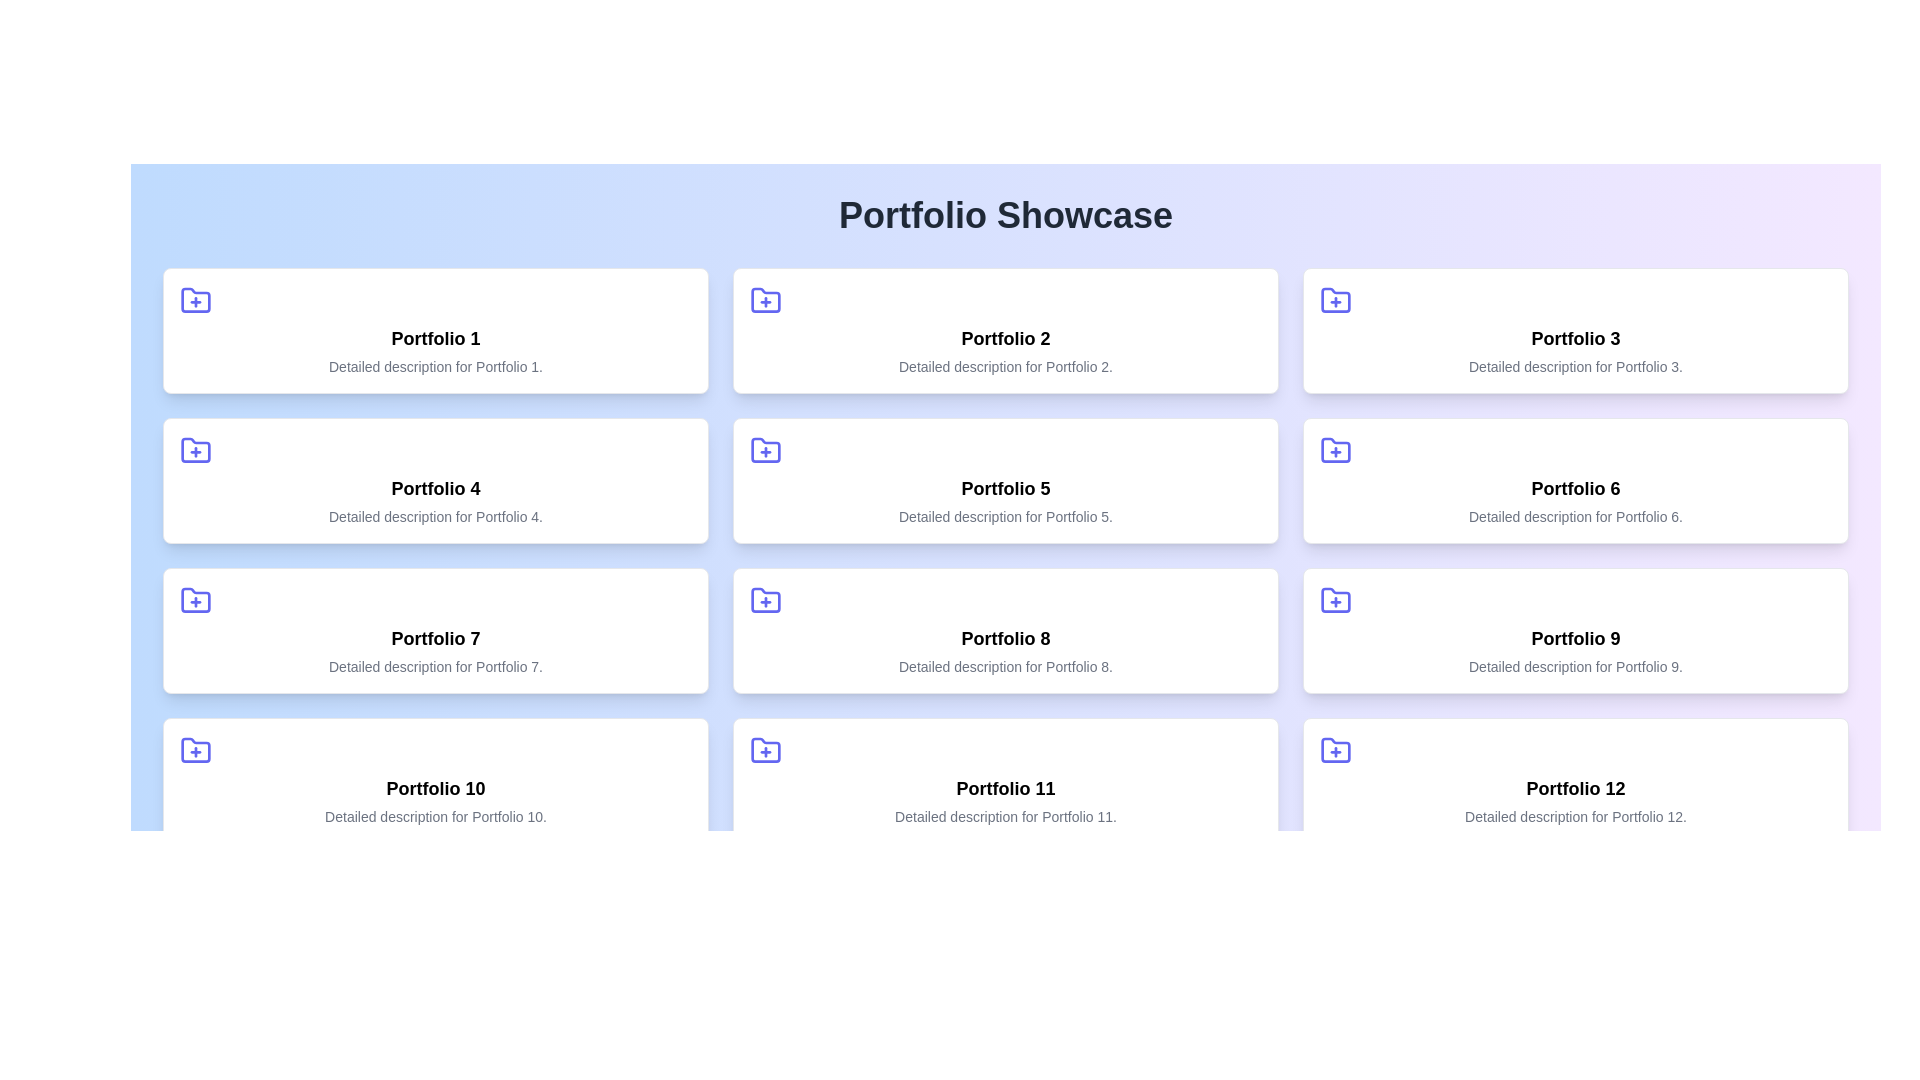 This screenshot has height=1080, width=1920. Describe the element at coordinates (1335, 300) in the screenshot. I see `the plus icon located in the top-right area of the 'Portfolio 3' grid element to initiate folder addition` at that location.